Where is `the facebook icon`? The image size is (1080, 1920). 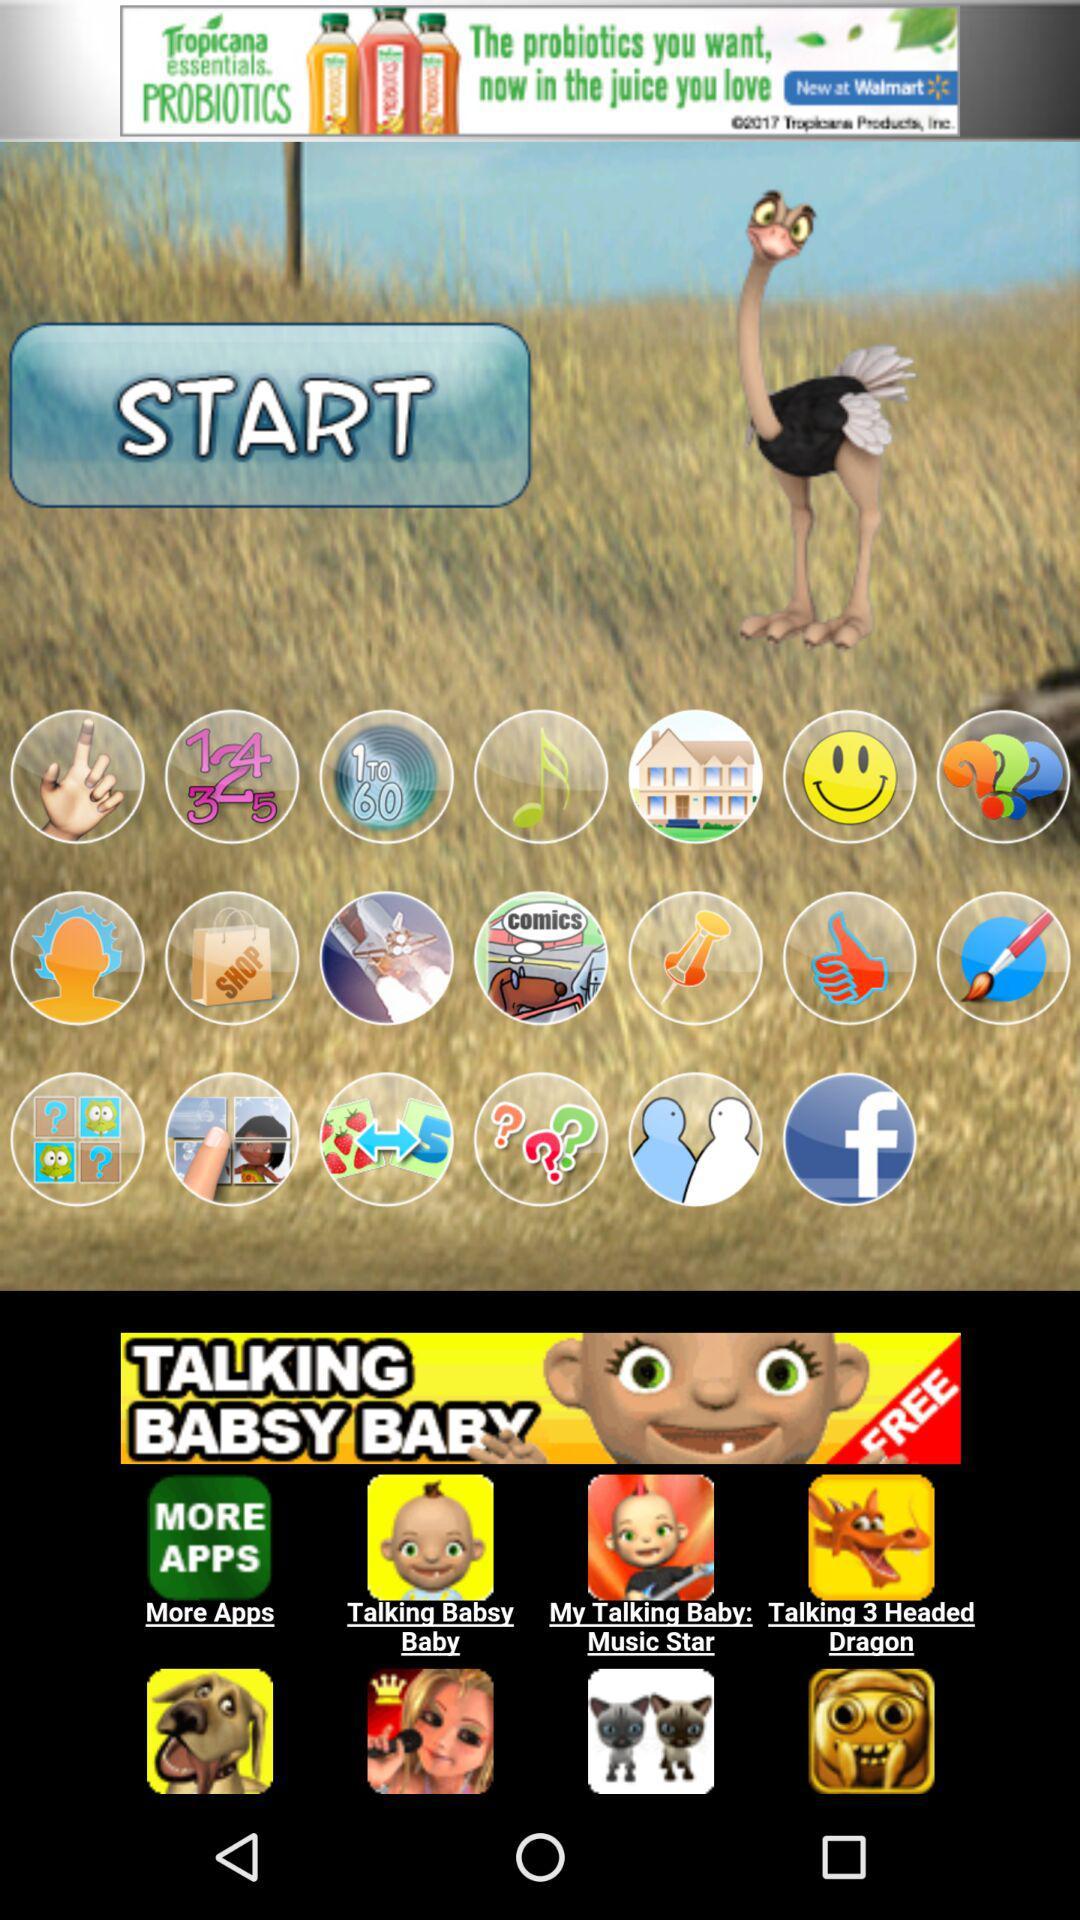 the facebook icon is located at coordinates (849, 1218).